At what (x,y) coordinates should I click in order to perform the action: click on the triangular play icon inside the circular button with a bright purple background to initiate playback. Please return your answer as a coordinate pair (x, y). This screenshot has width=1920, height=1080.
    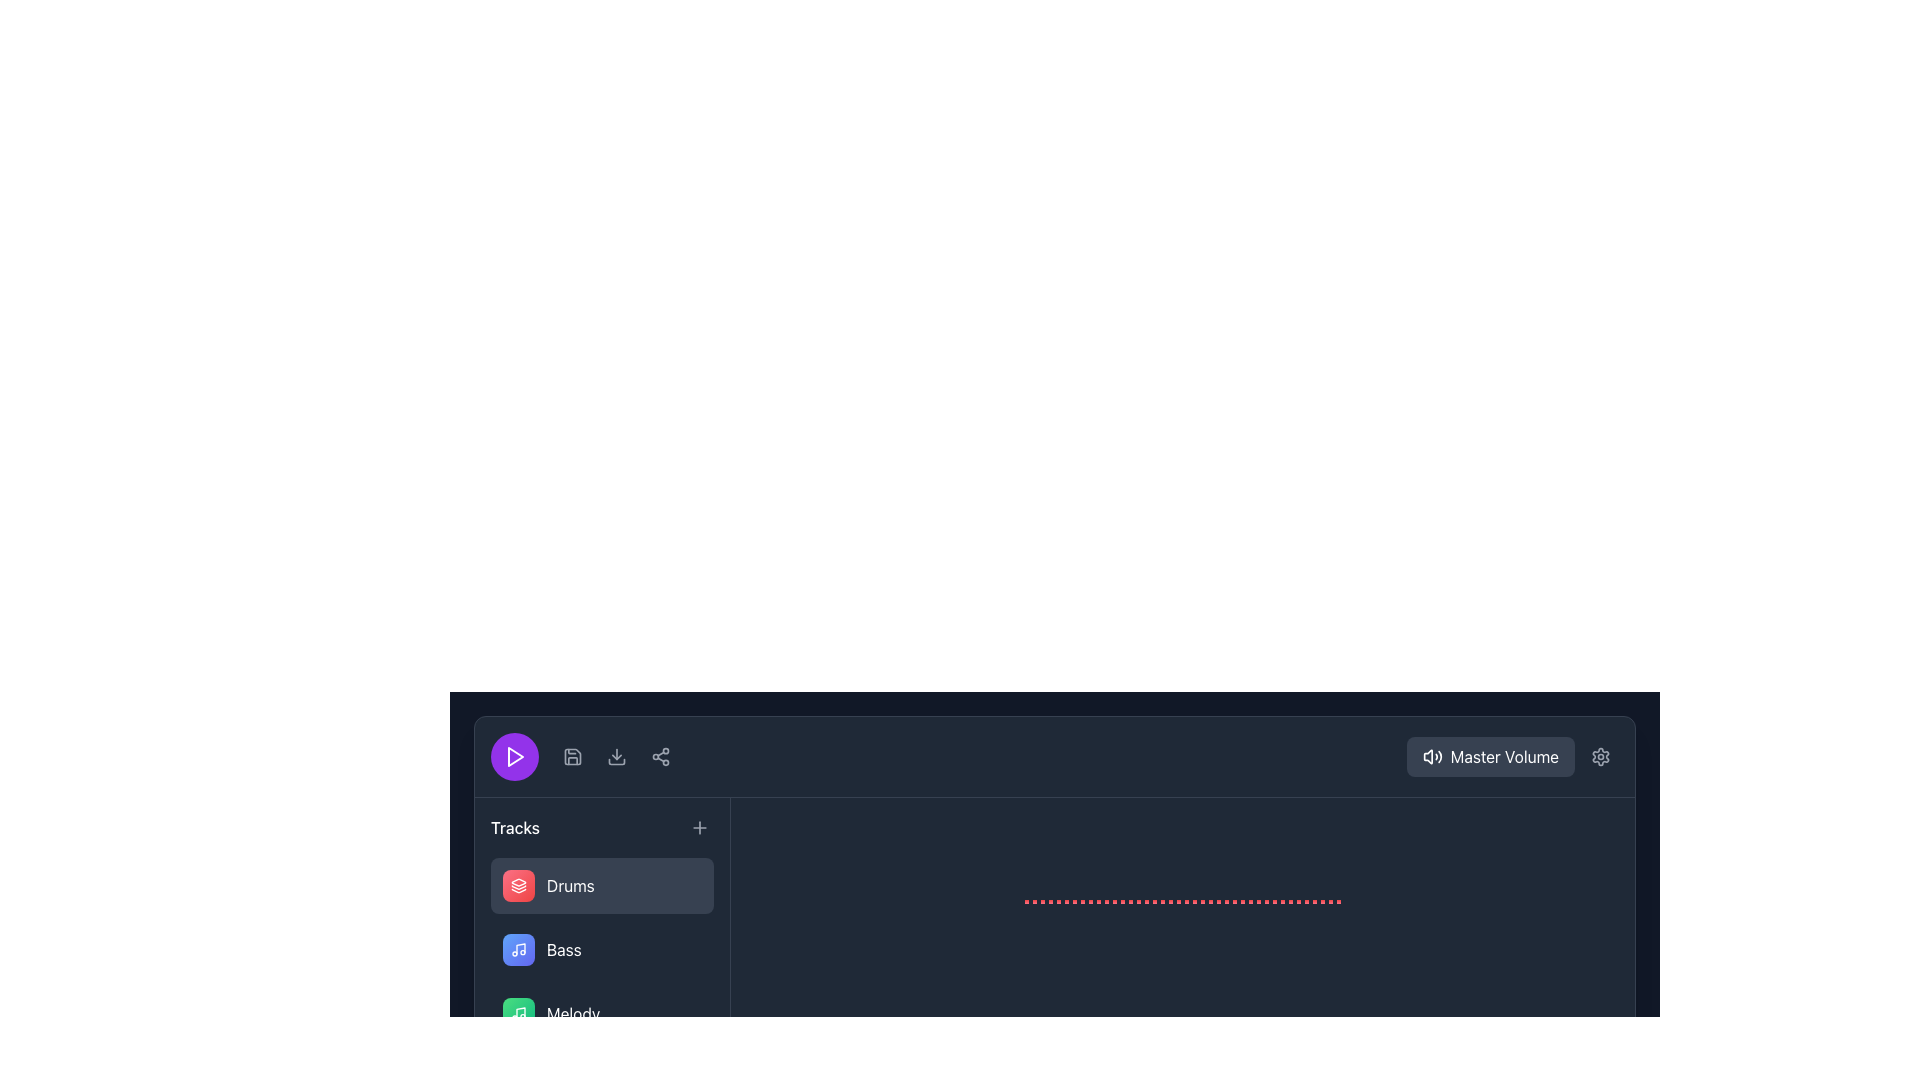
    Looking at the image, I should click on (514, 756).